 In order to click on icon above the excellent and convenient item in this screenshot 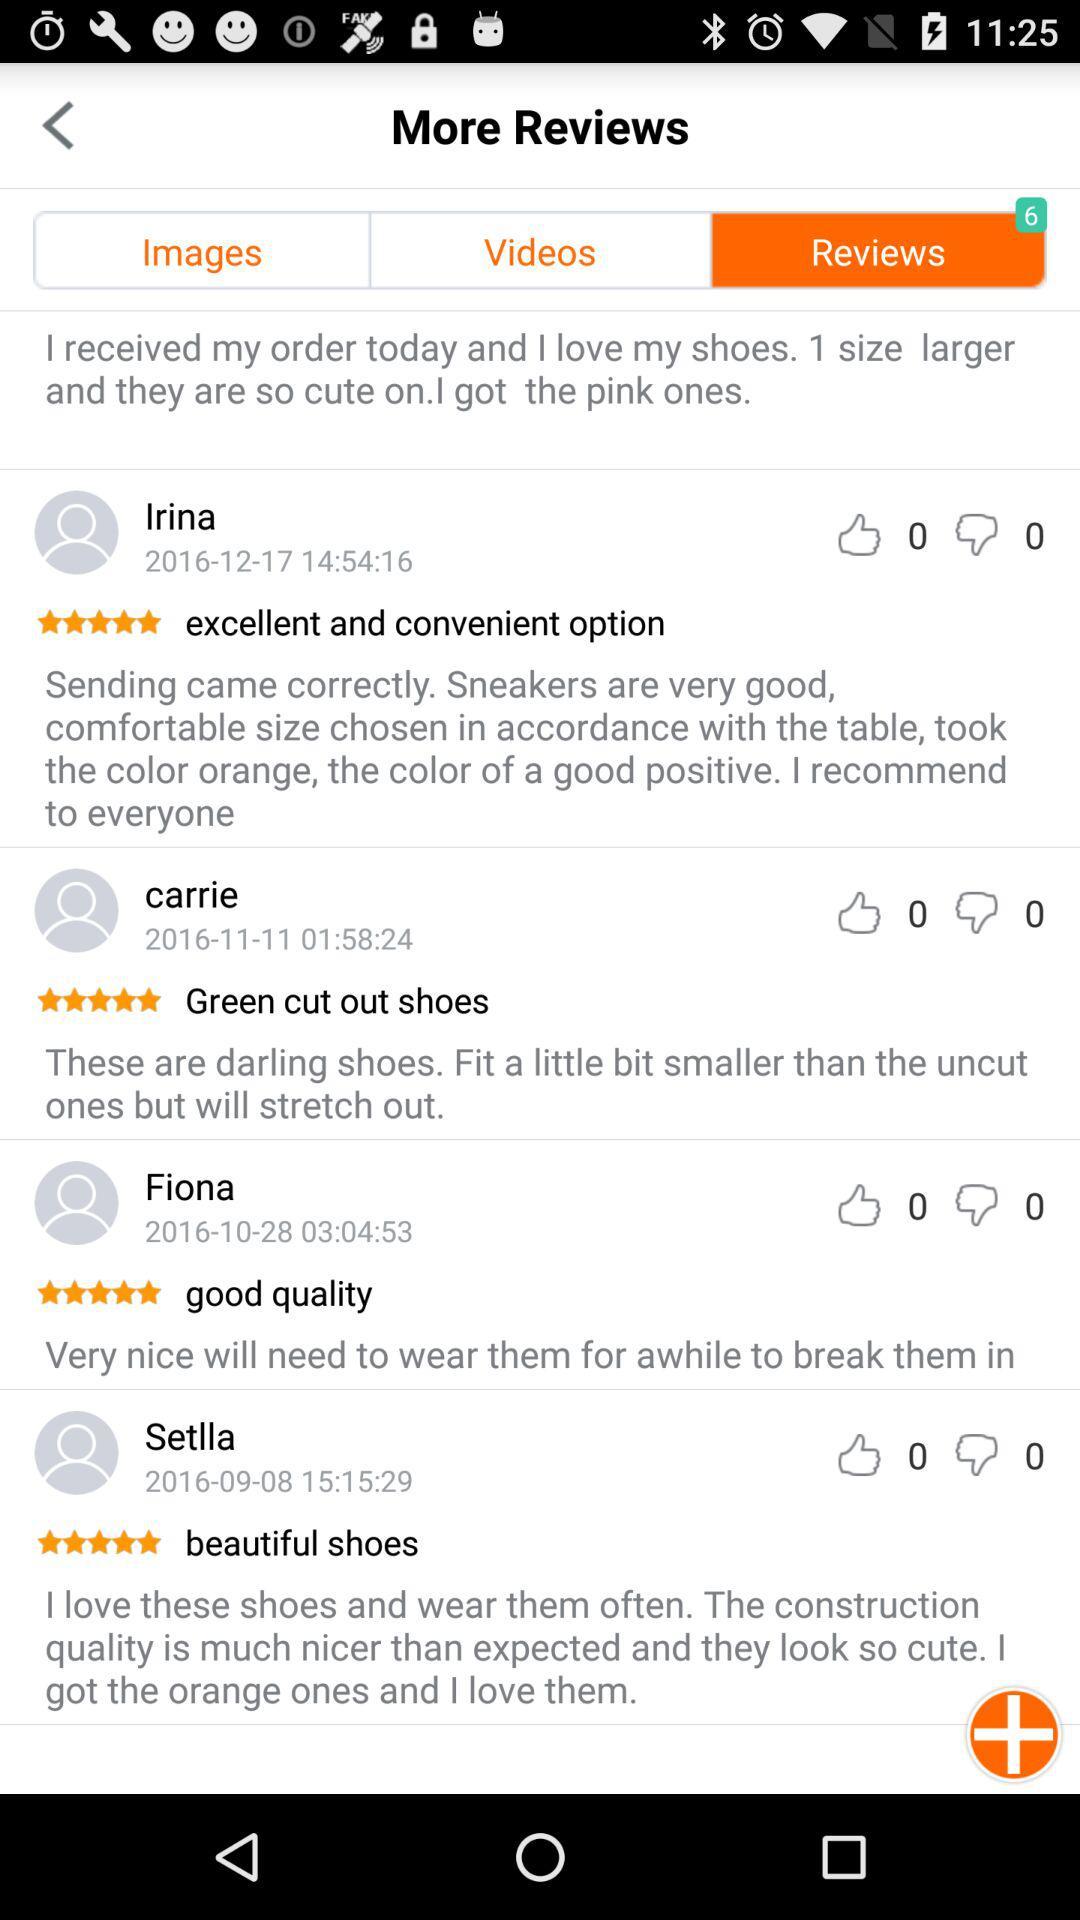, I will do `click(278, 559)`.